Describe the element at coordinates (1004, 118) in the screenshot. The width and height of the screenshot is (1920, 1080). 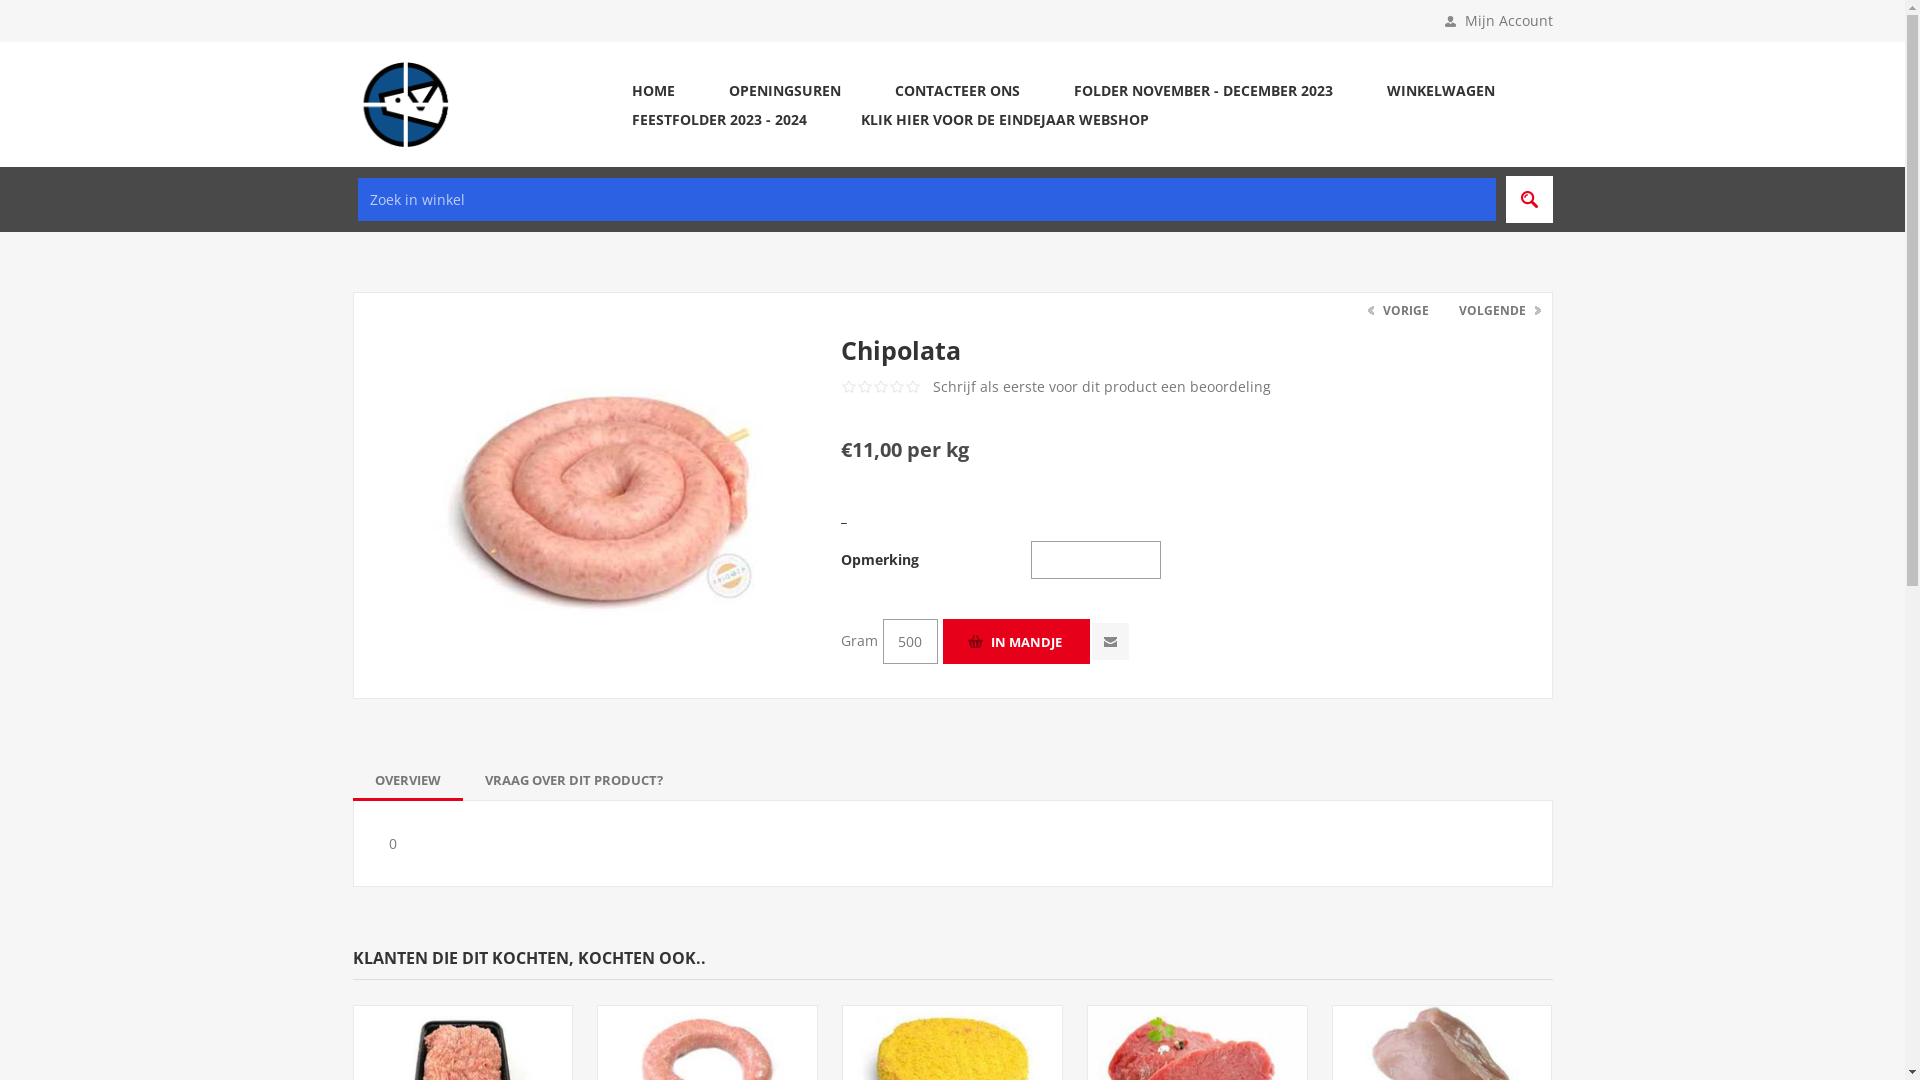
I see `'KLIK HIER VOOR DE EINDEJAAR WEBSHOP'` at that location.